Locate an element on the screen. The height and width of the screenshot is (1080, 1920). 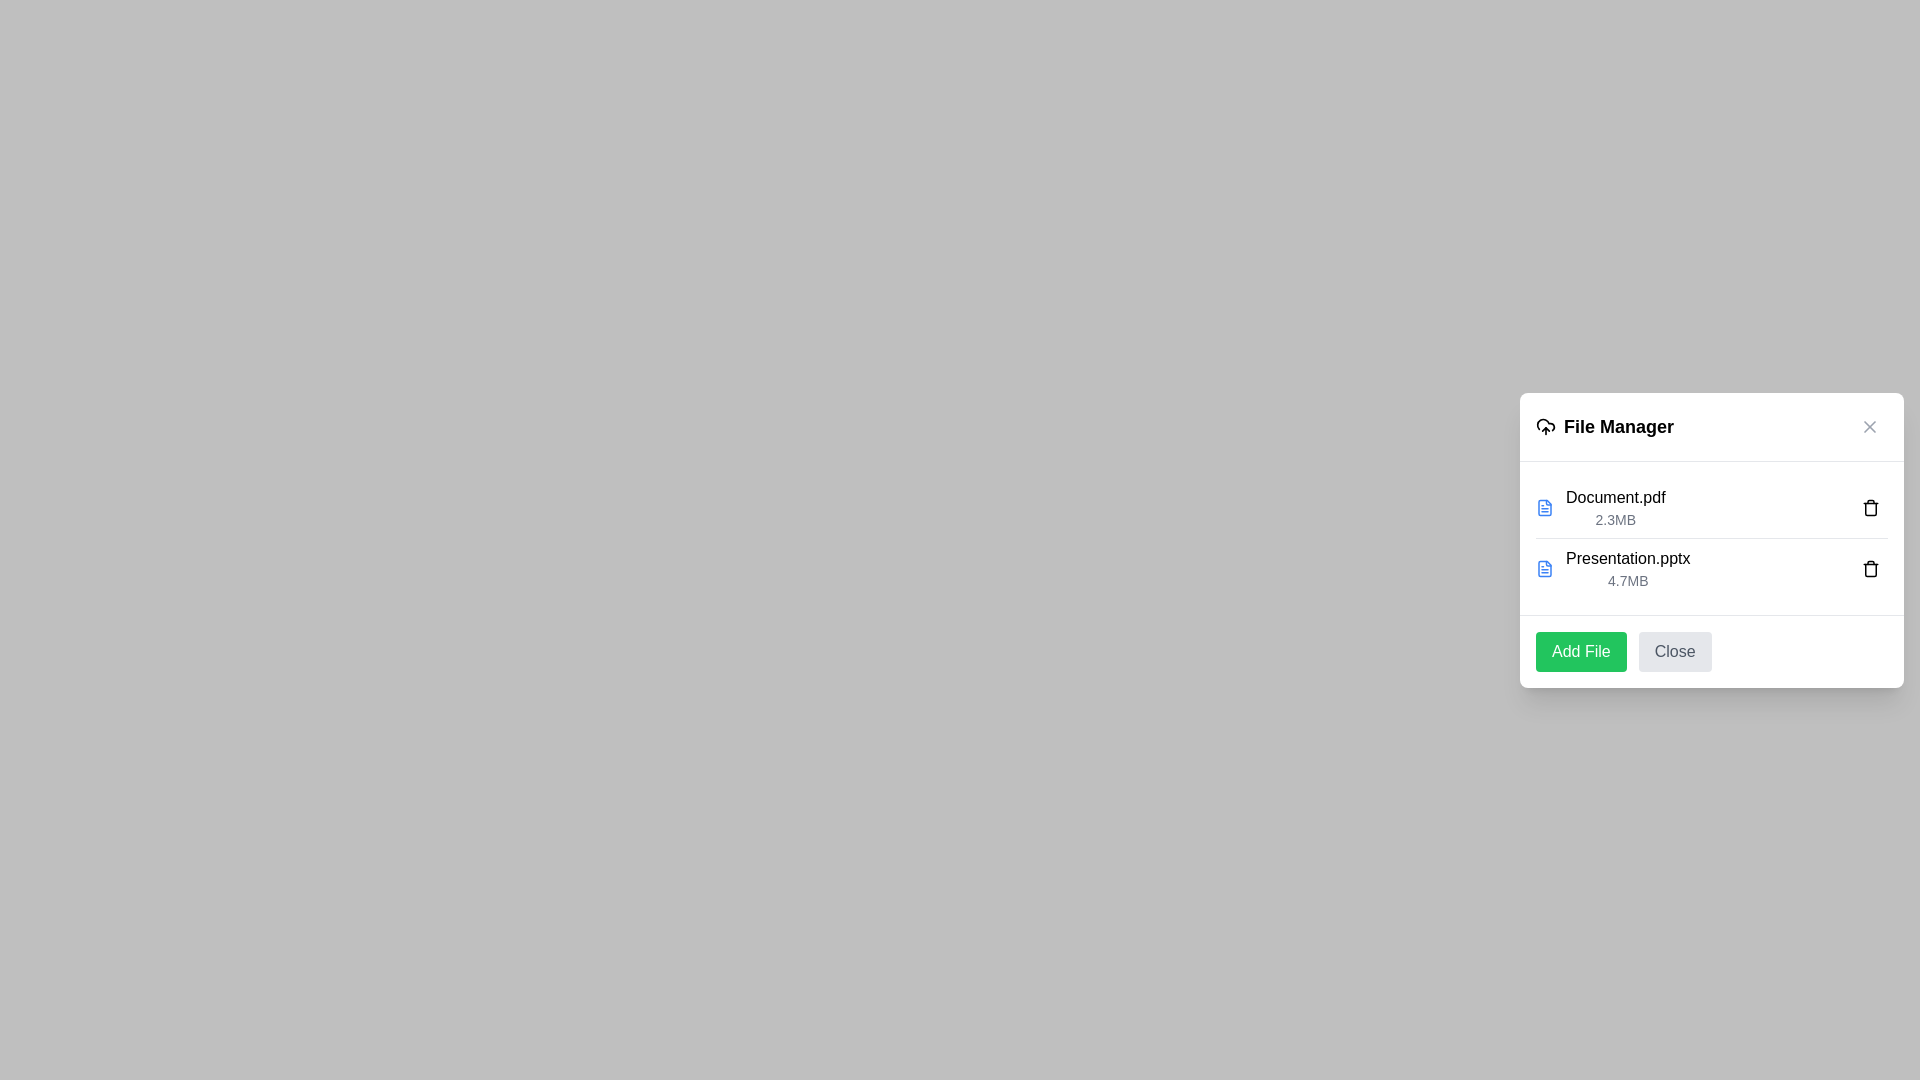
the file name label 'Document.pdf' located in the first entry of the file list in the 'File Manager' panel is located at coordinates (1615, 496).